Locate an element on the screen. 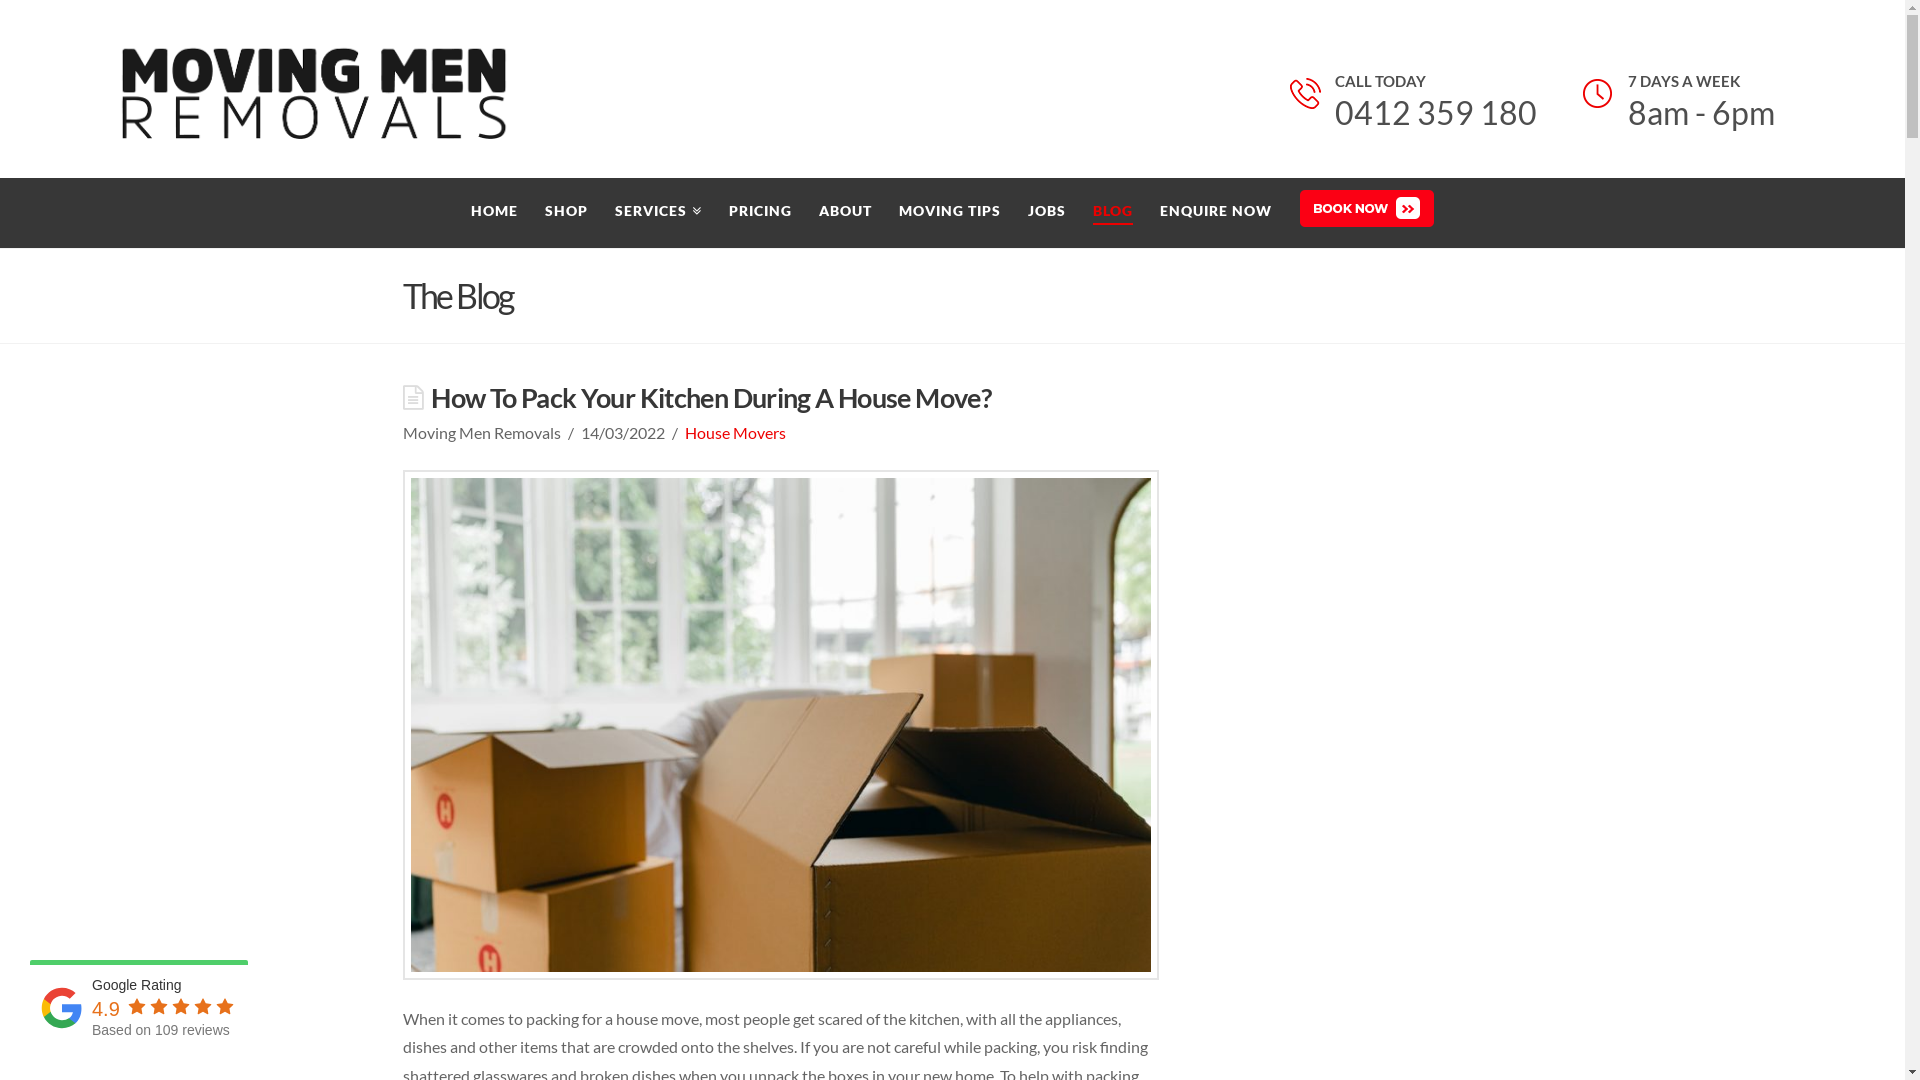 This screenshot has width=1920, height=1080. 'JOBS' is located at coordinates (1045, 212).